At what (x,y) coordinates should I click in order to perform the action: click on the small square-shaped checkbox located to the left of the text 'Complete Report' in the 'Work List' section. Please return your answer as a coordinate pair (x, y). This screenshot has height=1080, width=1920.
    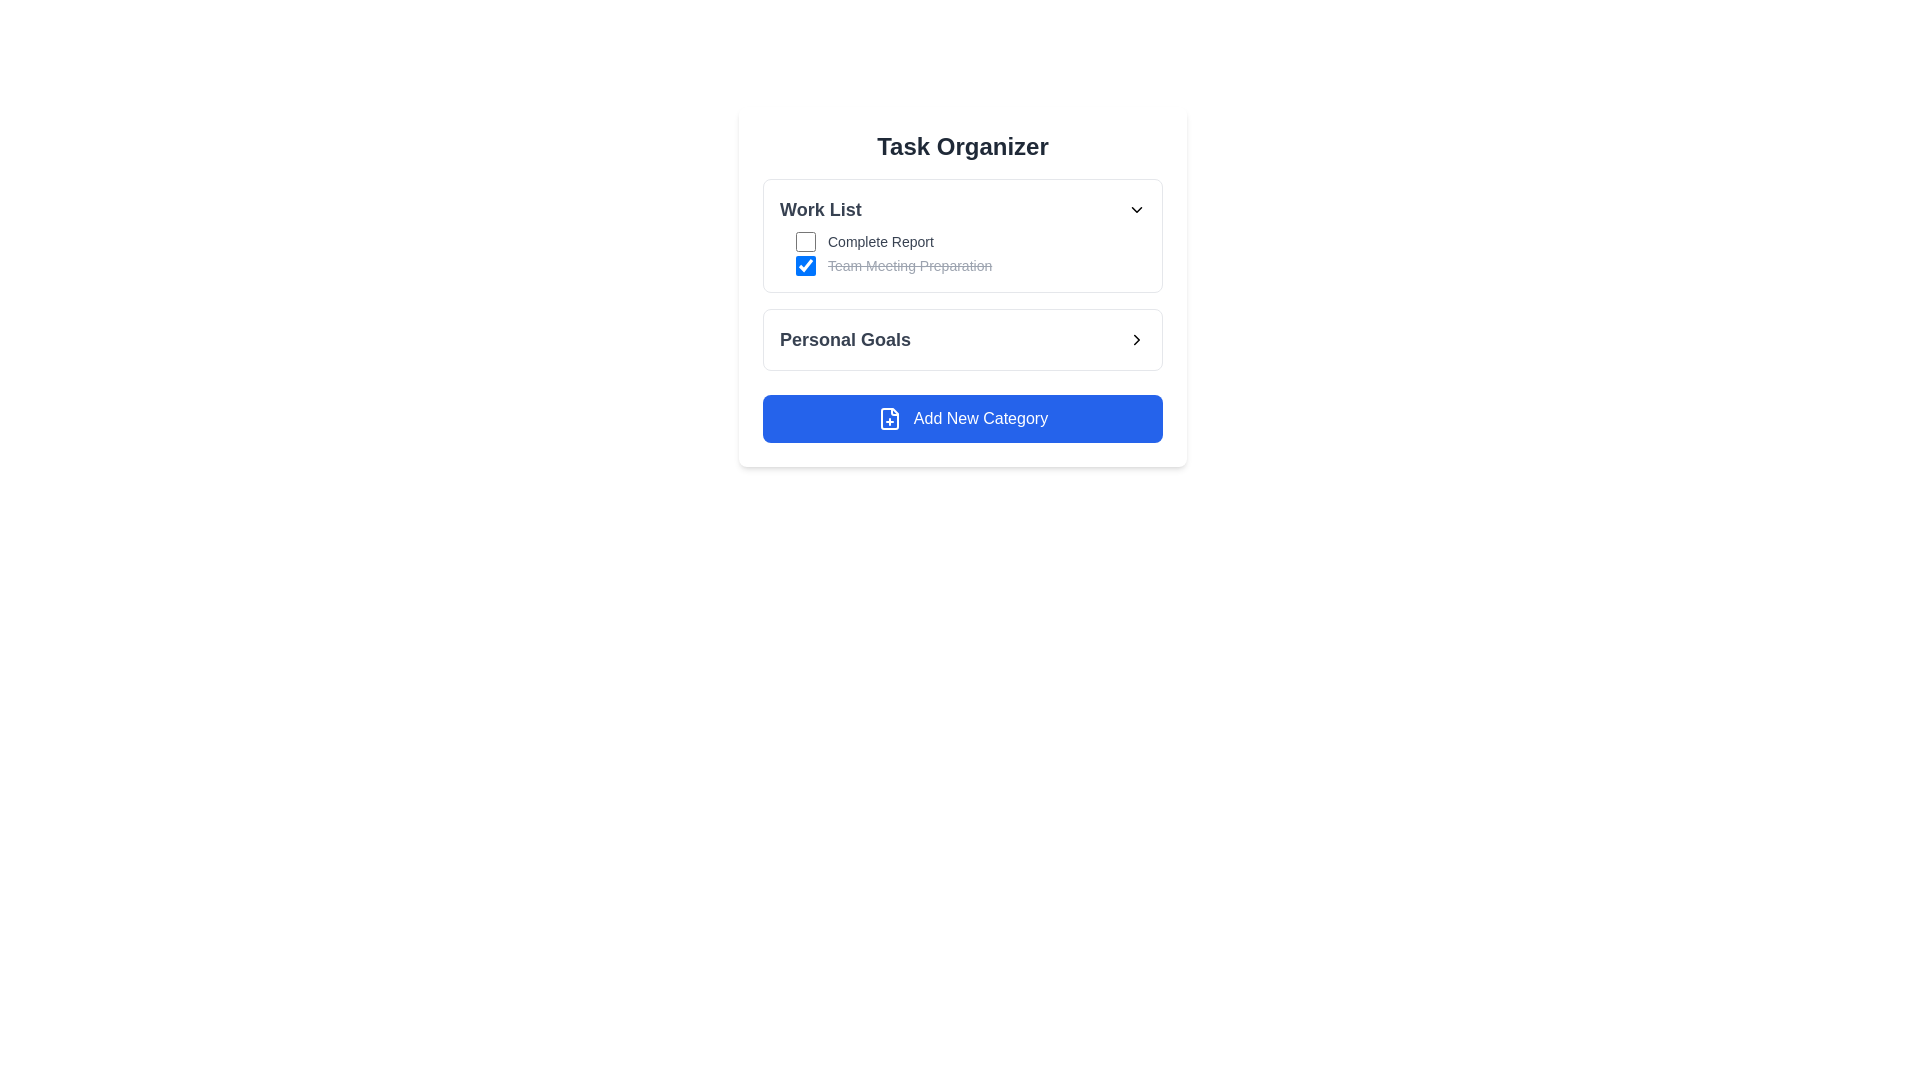
    Looking at the image, I should click on (806, 241).